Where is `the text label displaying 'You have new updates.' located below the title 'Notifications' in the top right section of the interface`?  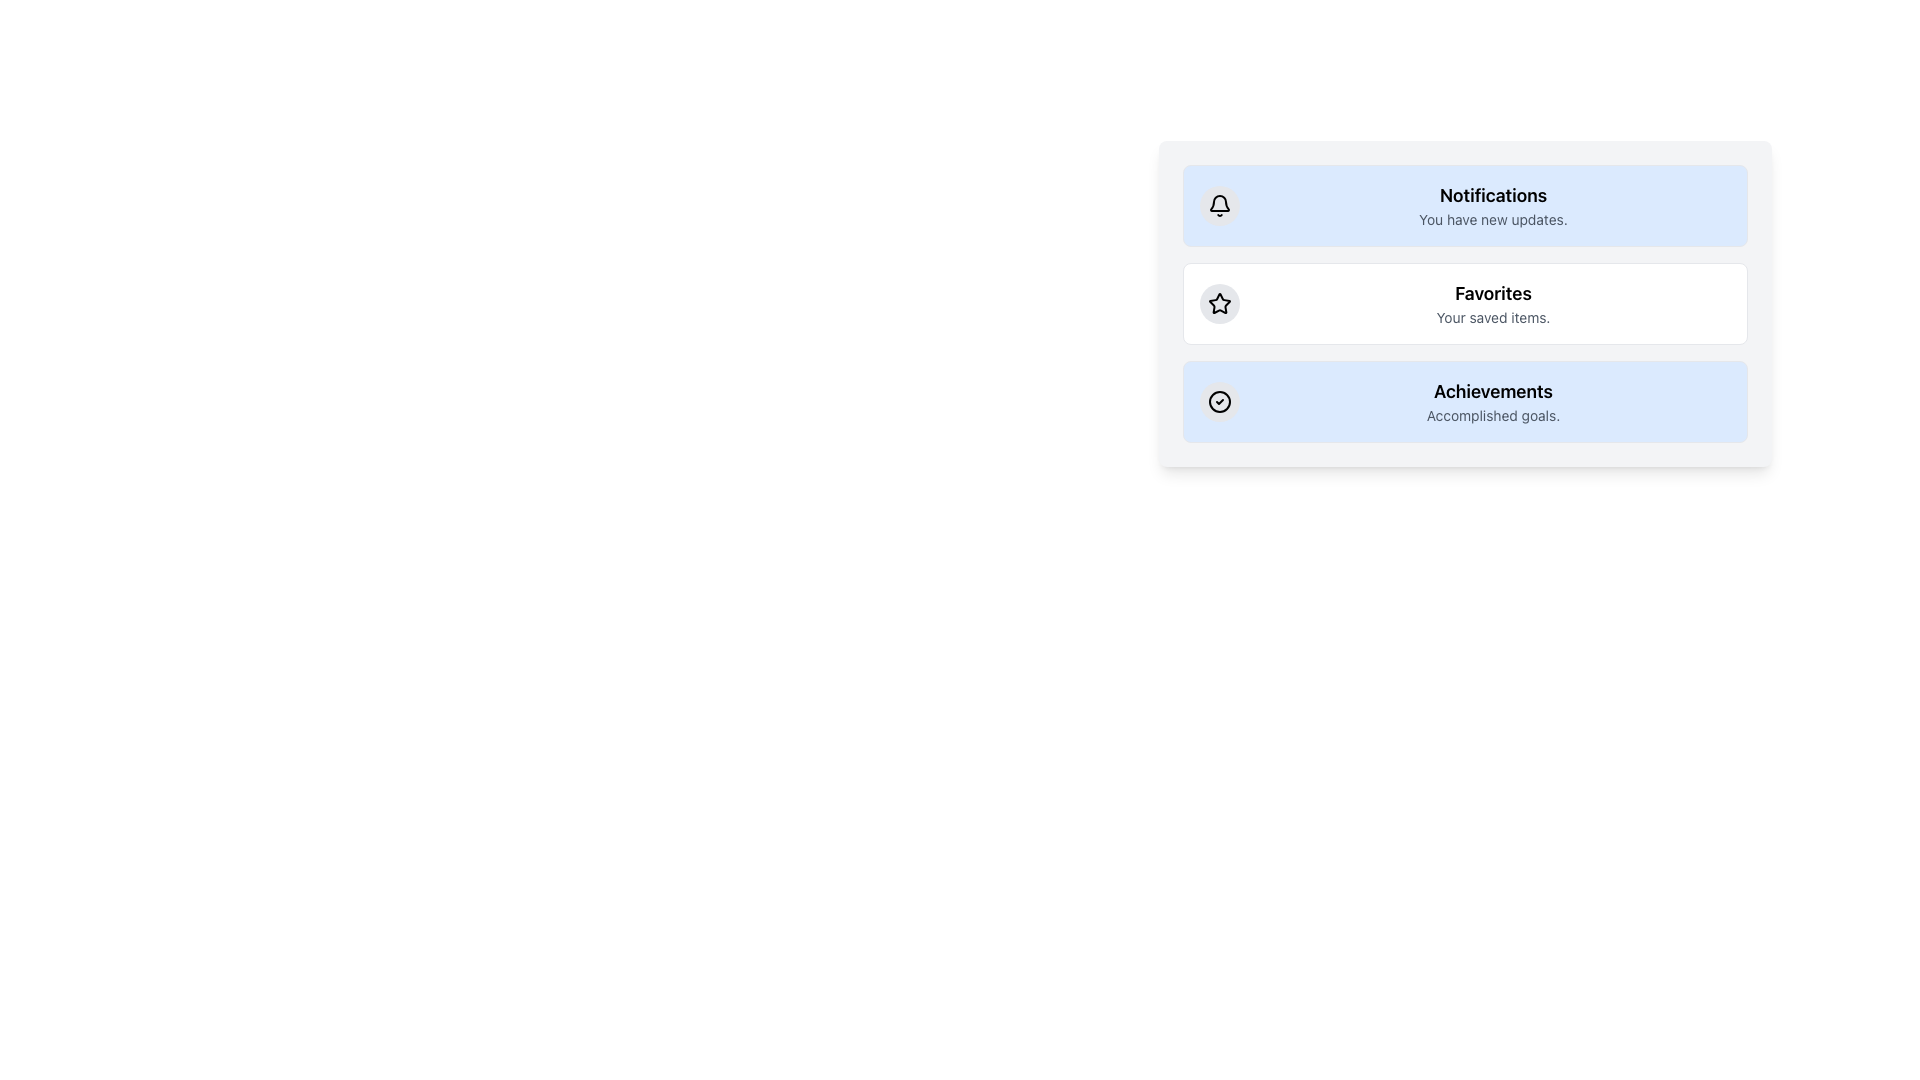
the text label displaying 'You have new updates.' located below the title 'Notifications' in the top right section of the interface is located at coordinates (1493, 219).